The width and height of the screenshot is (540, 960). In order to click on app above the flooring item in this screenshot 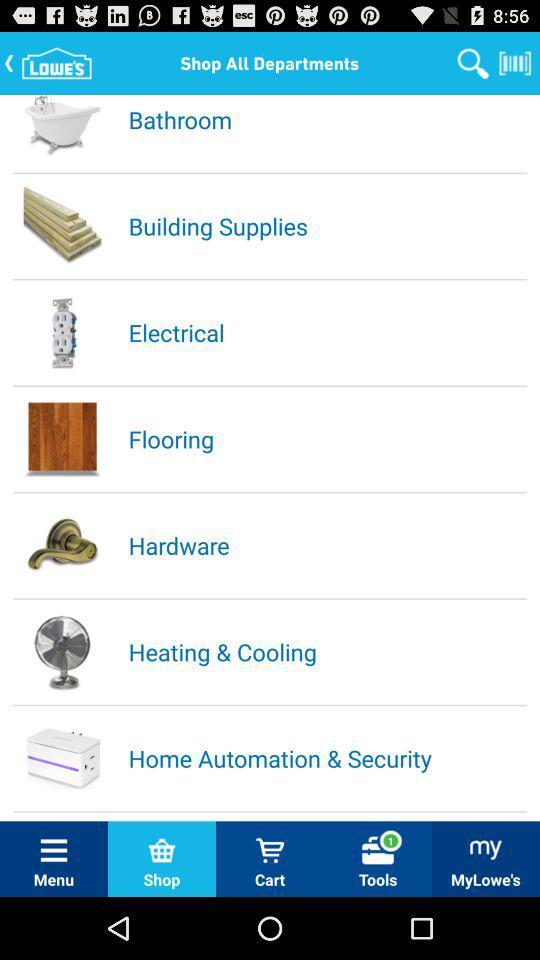, I will do `click(326, 332)`.